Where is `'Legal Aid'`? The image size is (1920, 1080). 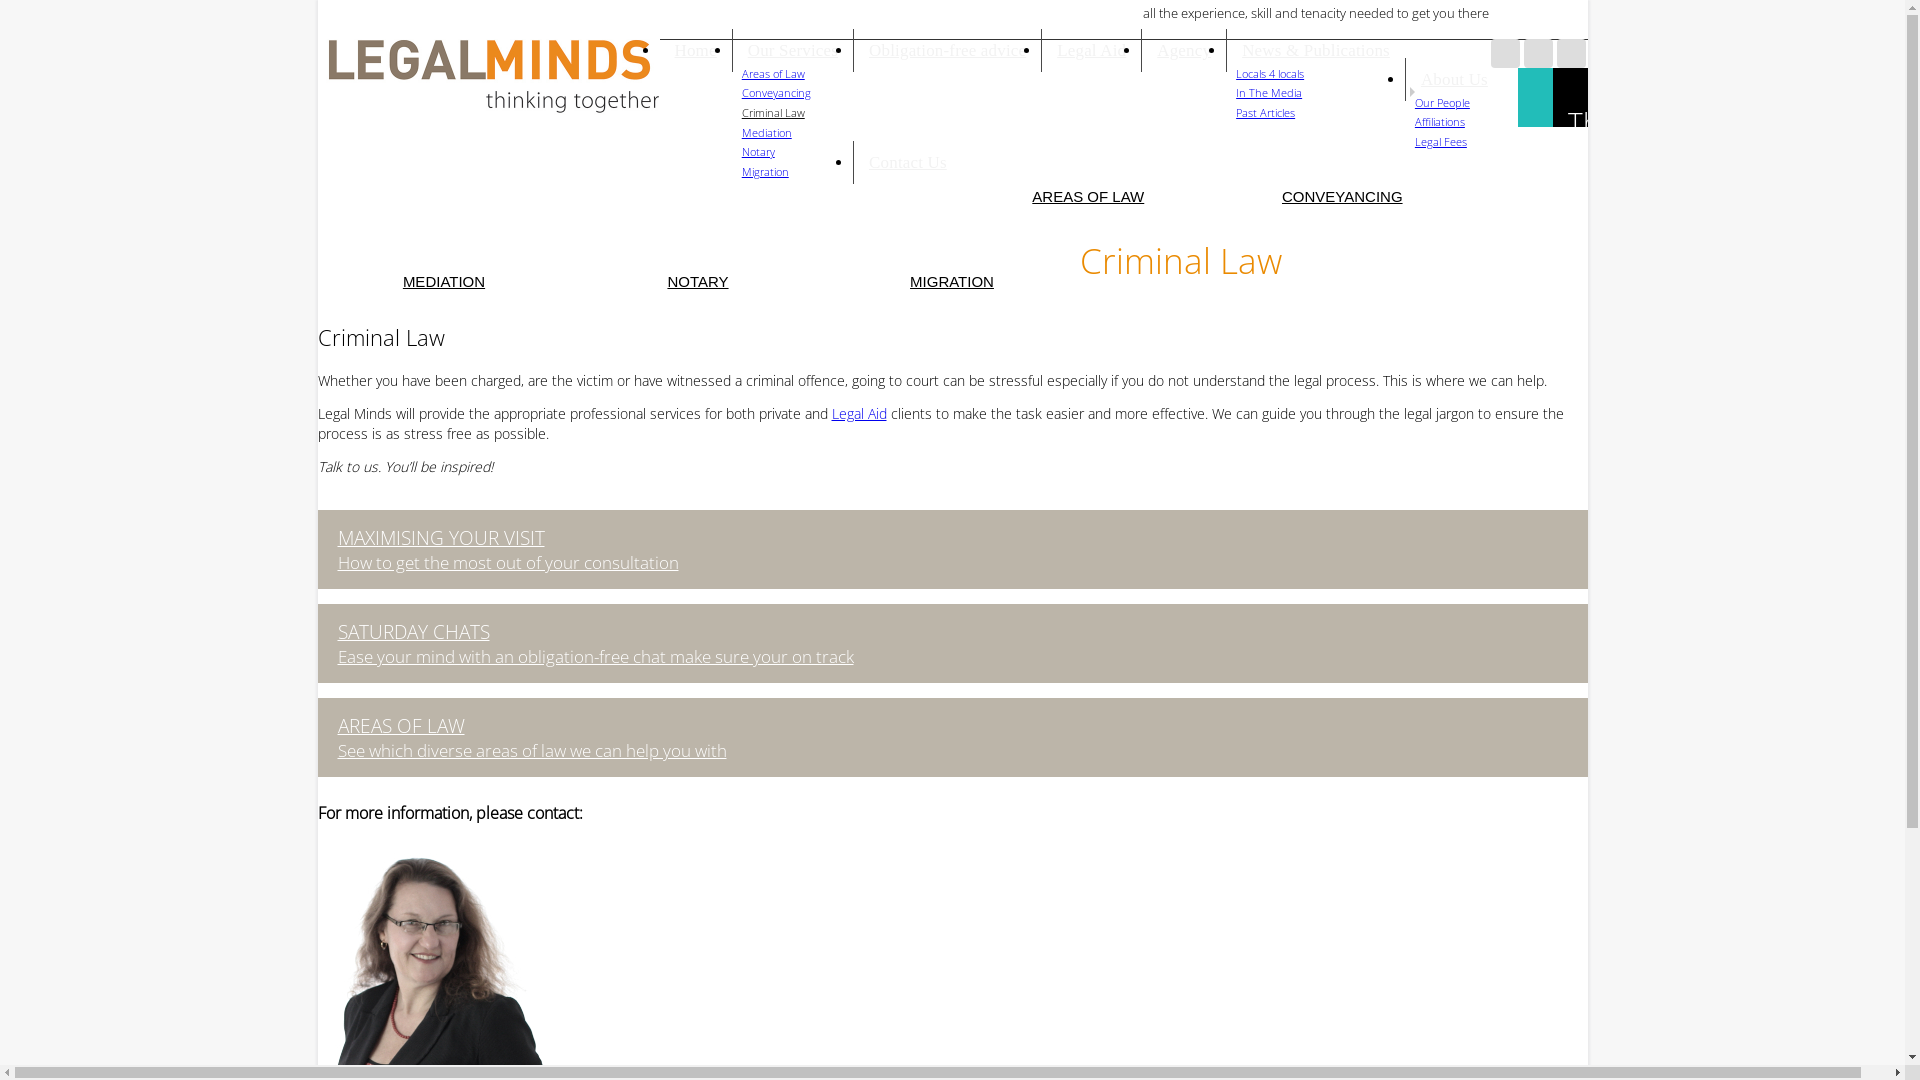
'Legal Aid' is located at coordinates (859, 412).